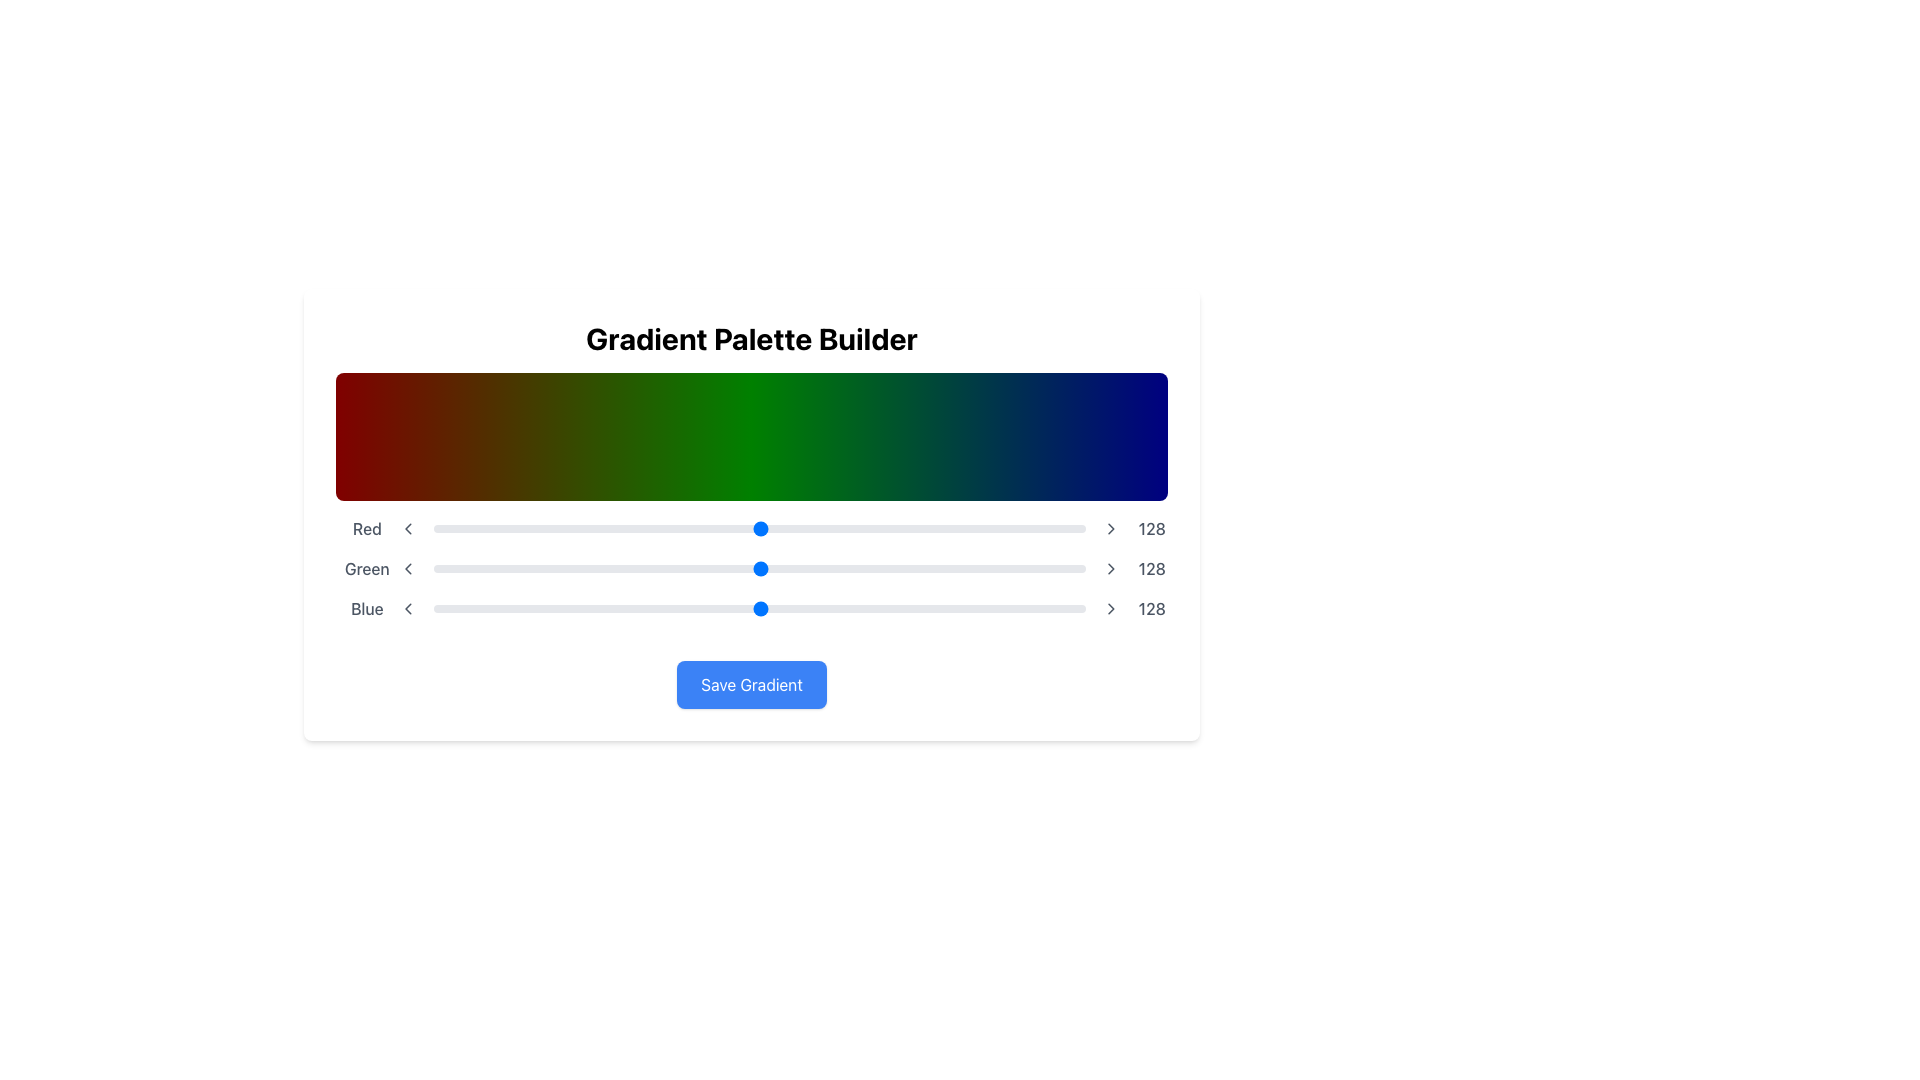 The image size is (1920, 1080). Describe the element at coordinates (1056, 604) in the screenshot. I see `the blue color intensity` at that location.